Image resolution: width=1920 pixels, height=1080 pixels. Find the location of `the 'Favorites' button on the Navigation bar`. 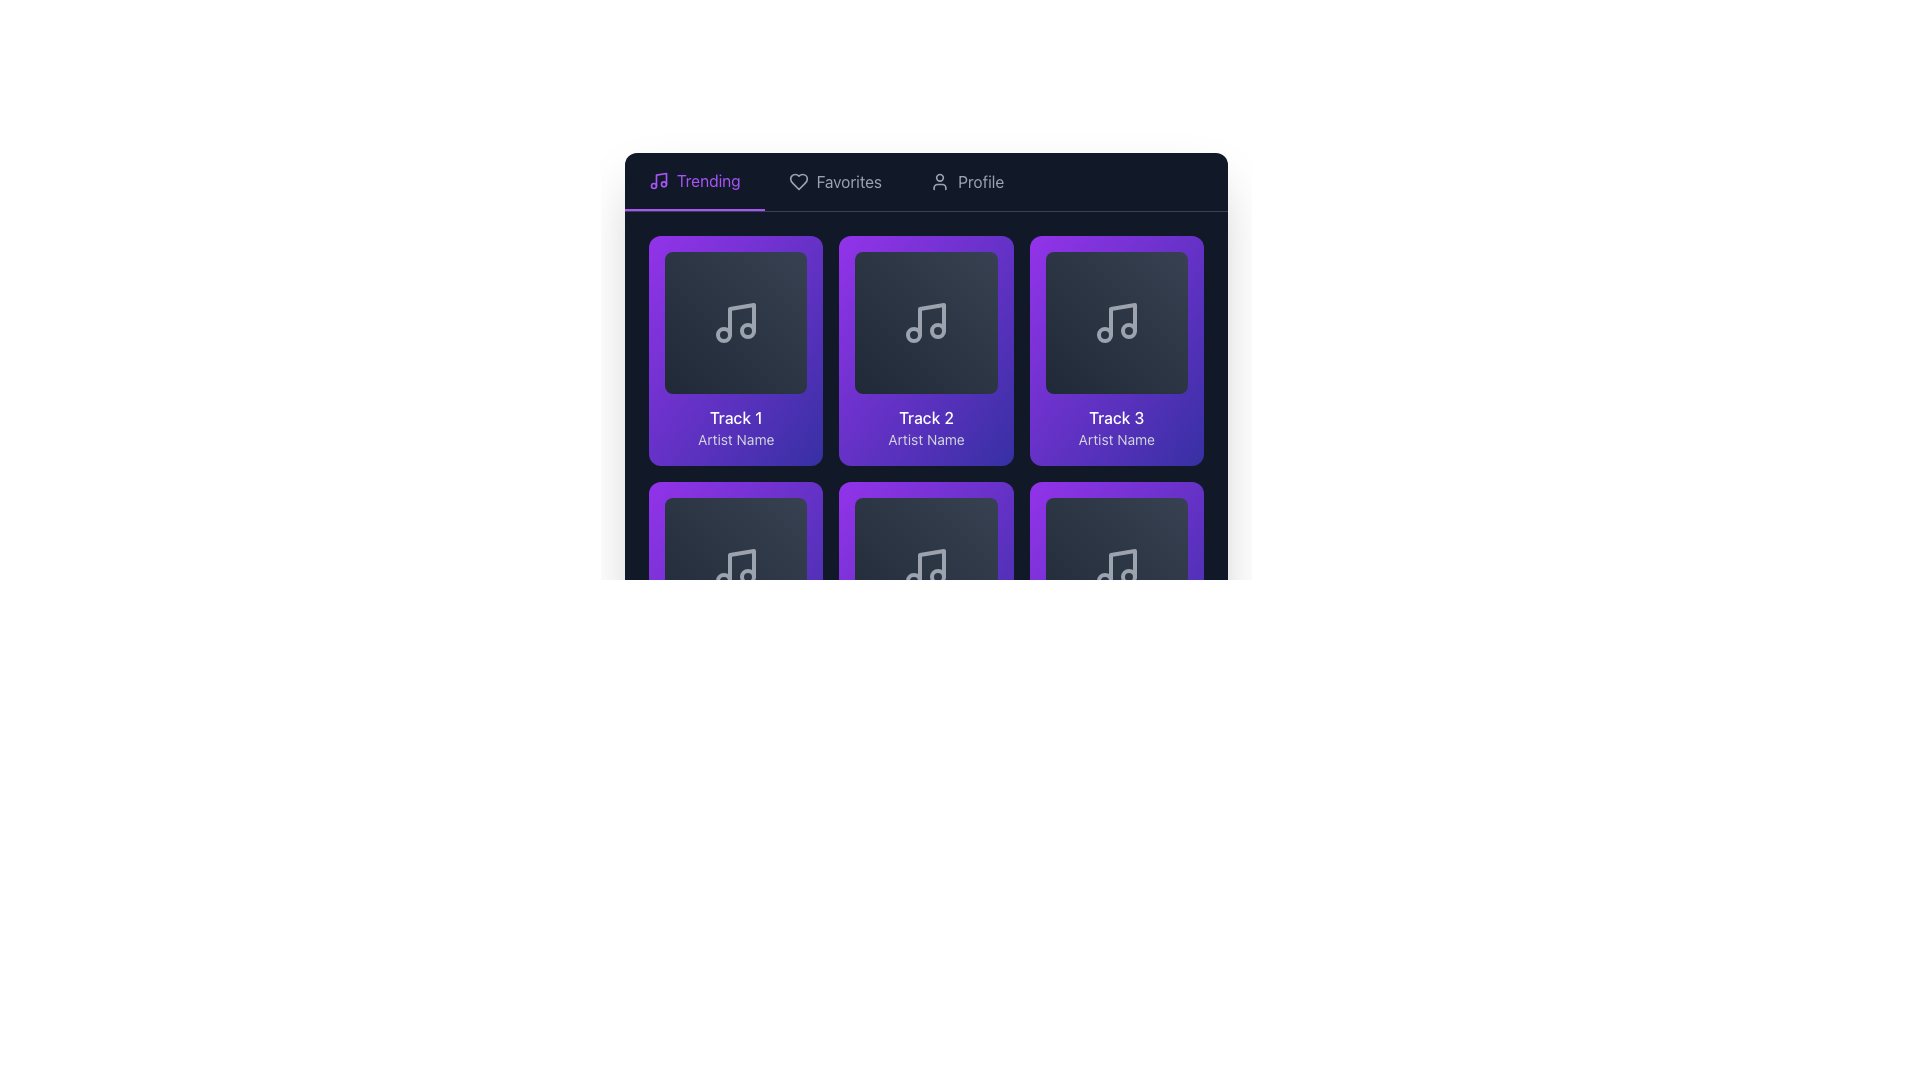

the 'Favorites' button on the Navigation bar is located at coordinates (925, 182).